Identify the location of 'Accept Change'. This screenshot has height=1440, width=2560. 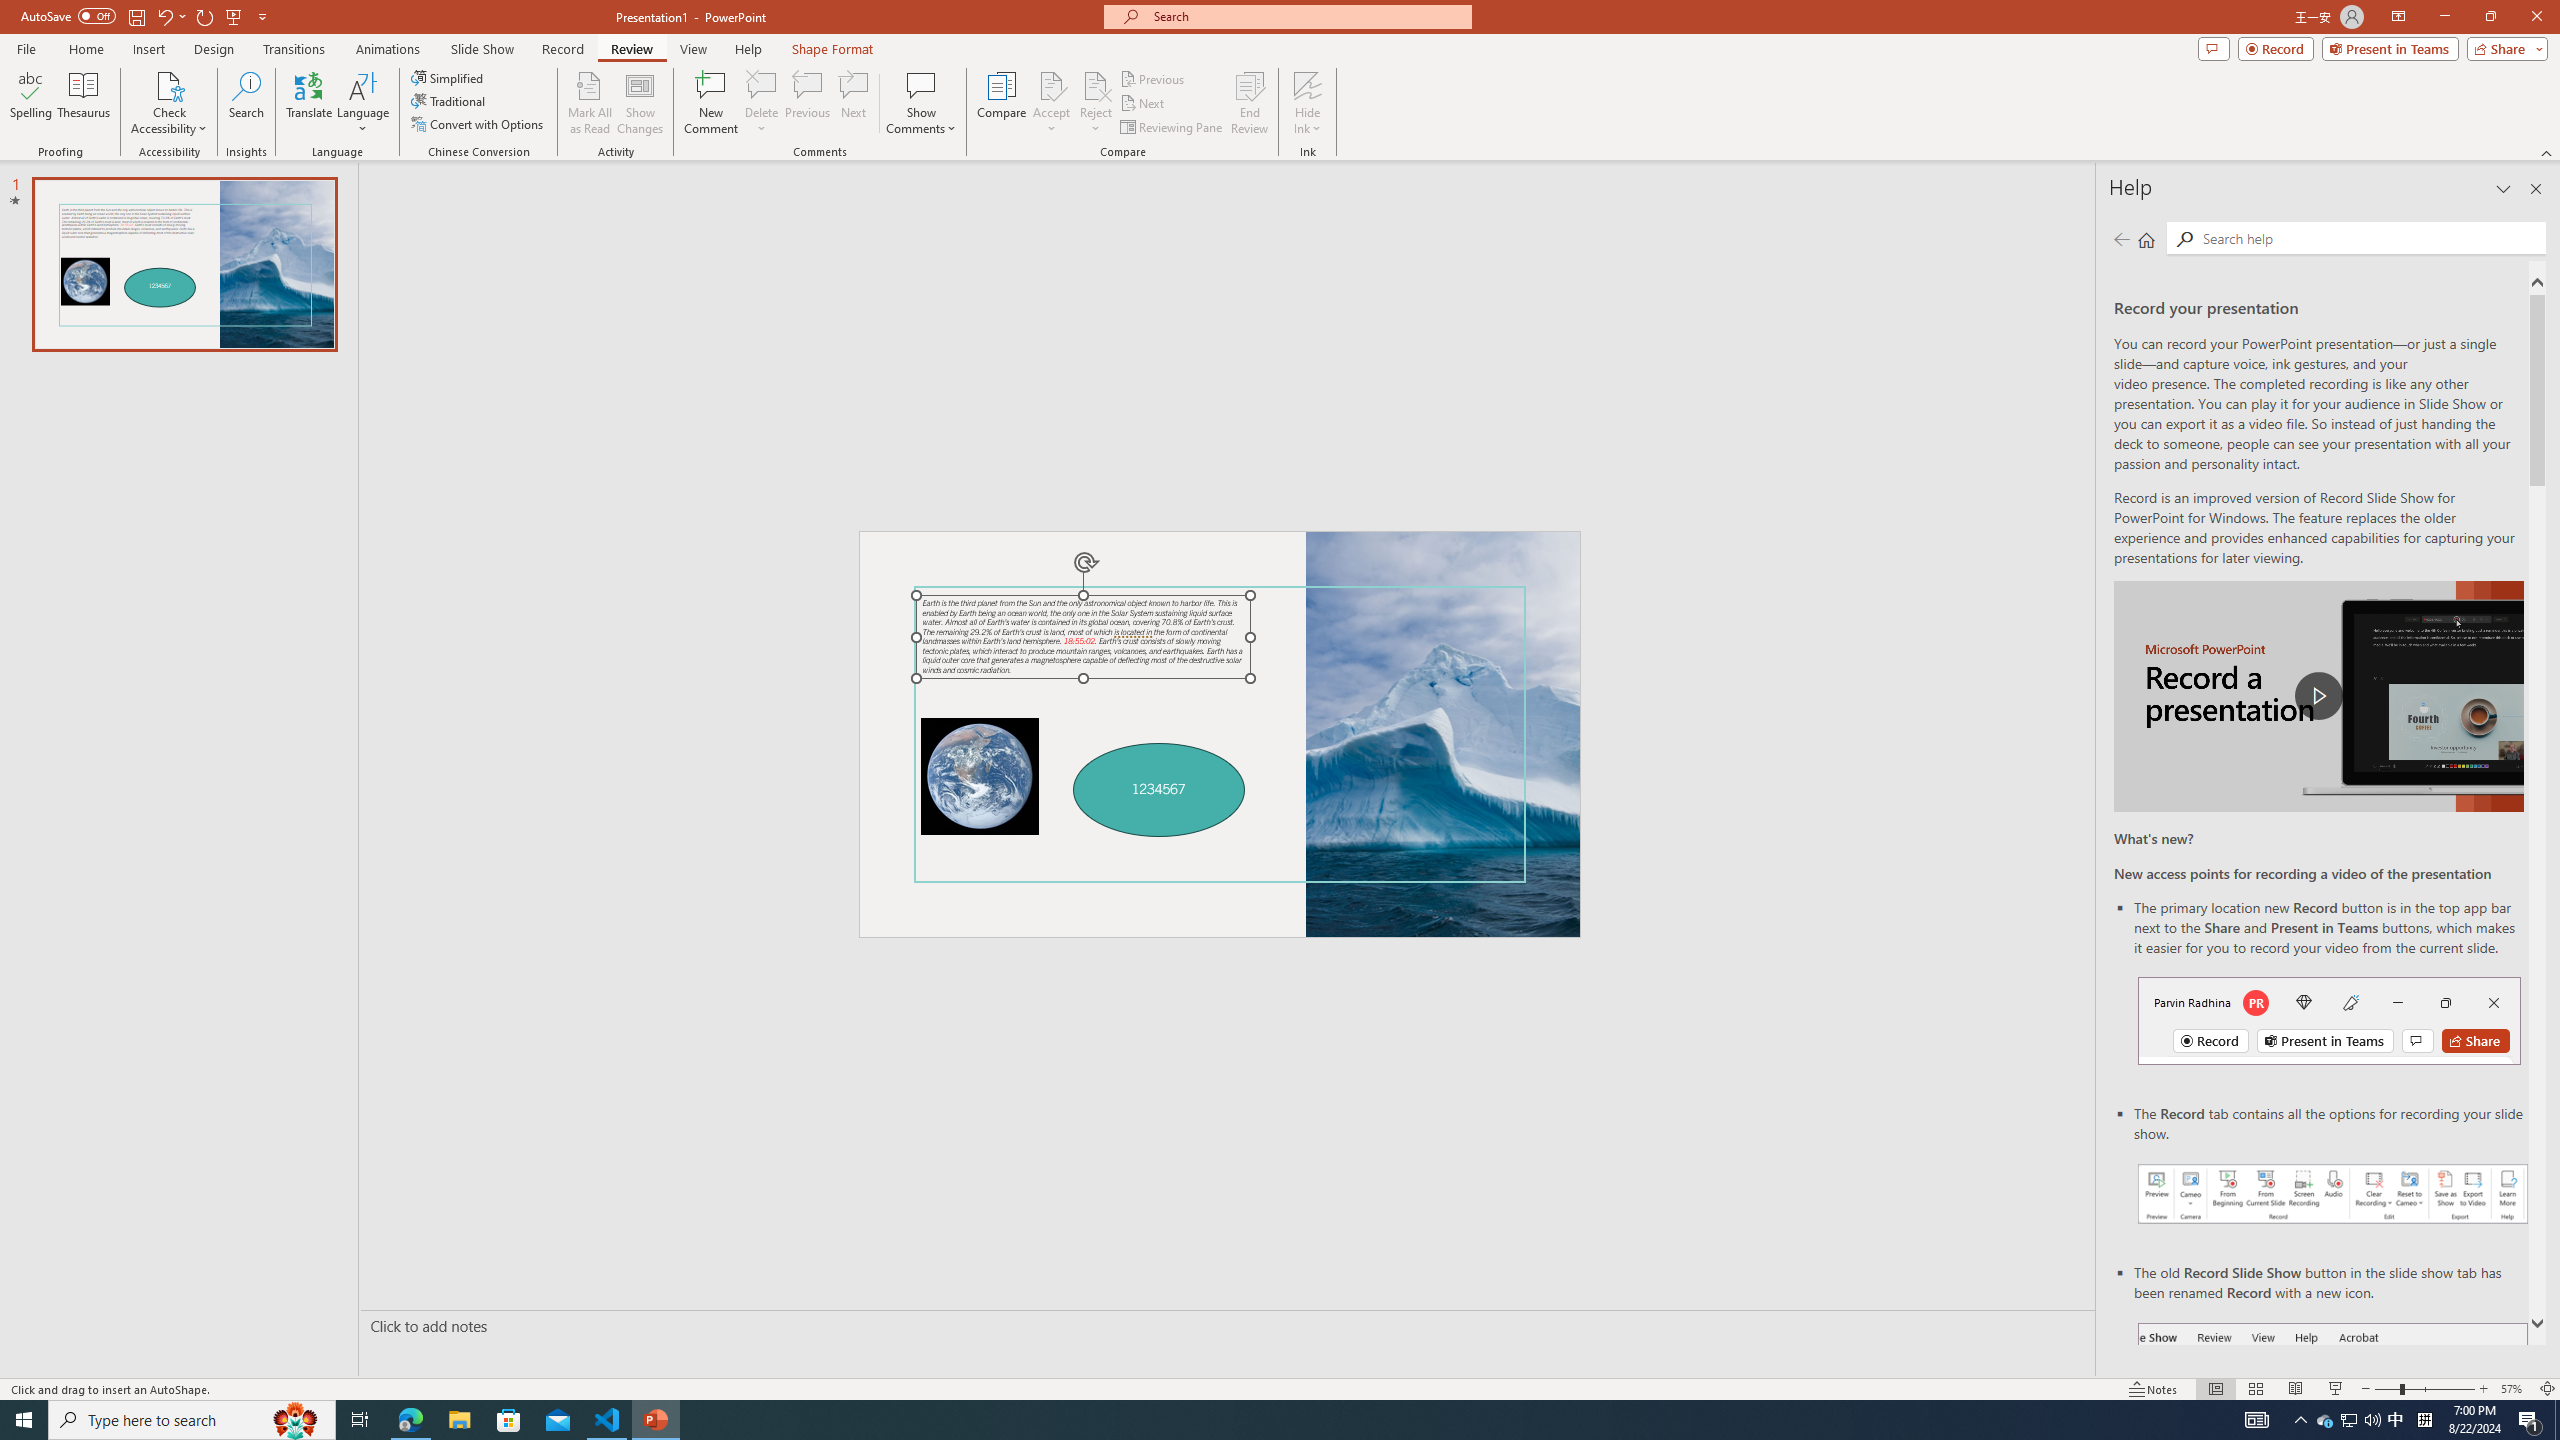
(1051, 84).